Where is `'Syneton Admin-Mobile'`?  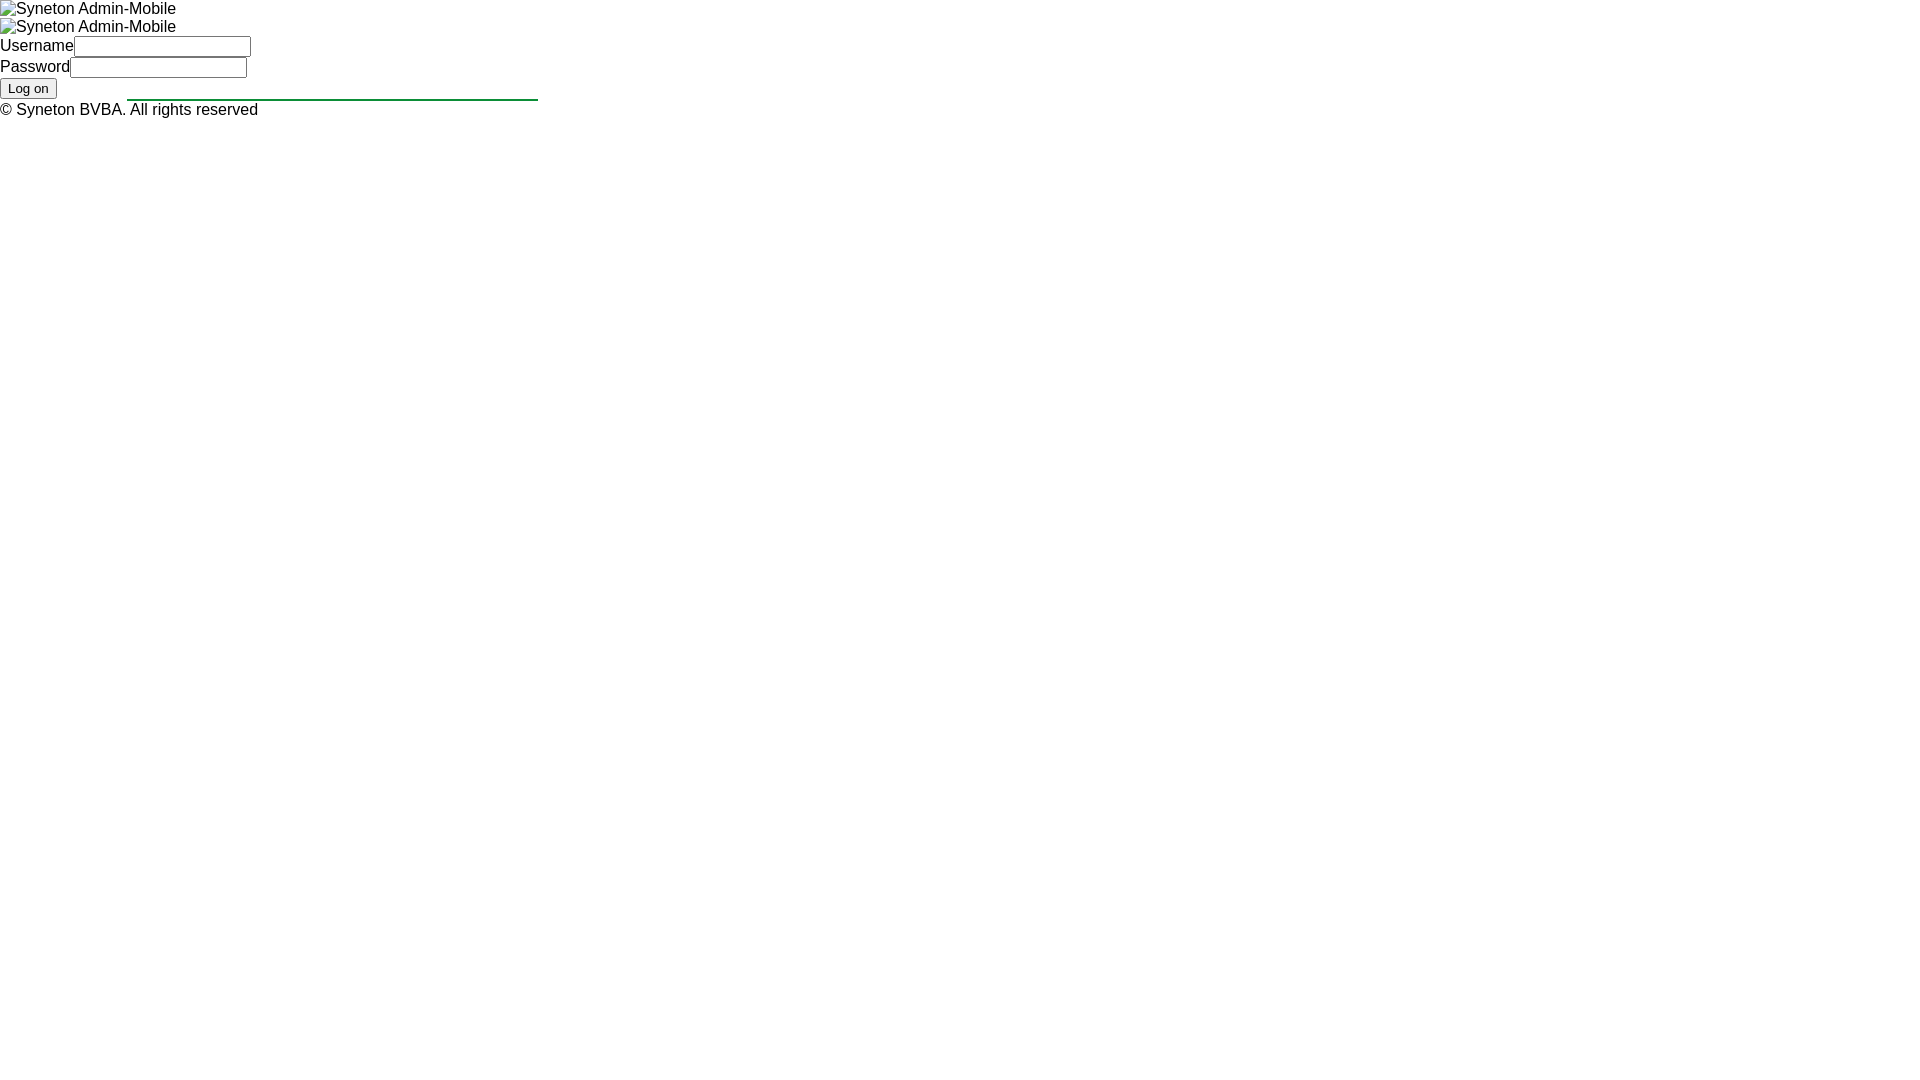
'Syneton Admin-Mobile' is located at coordinates (0, 8).